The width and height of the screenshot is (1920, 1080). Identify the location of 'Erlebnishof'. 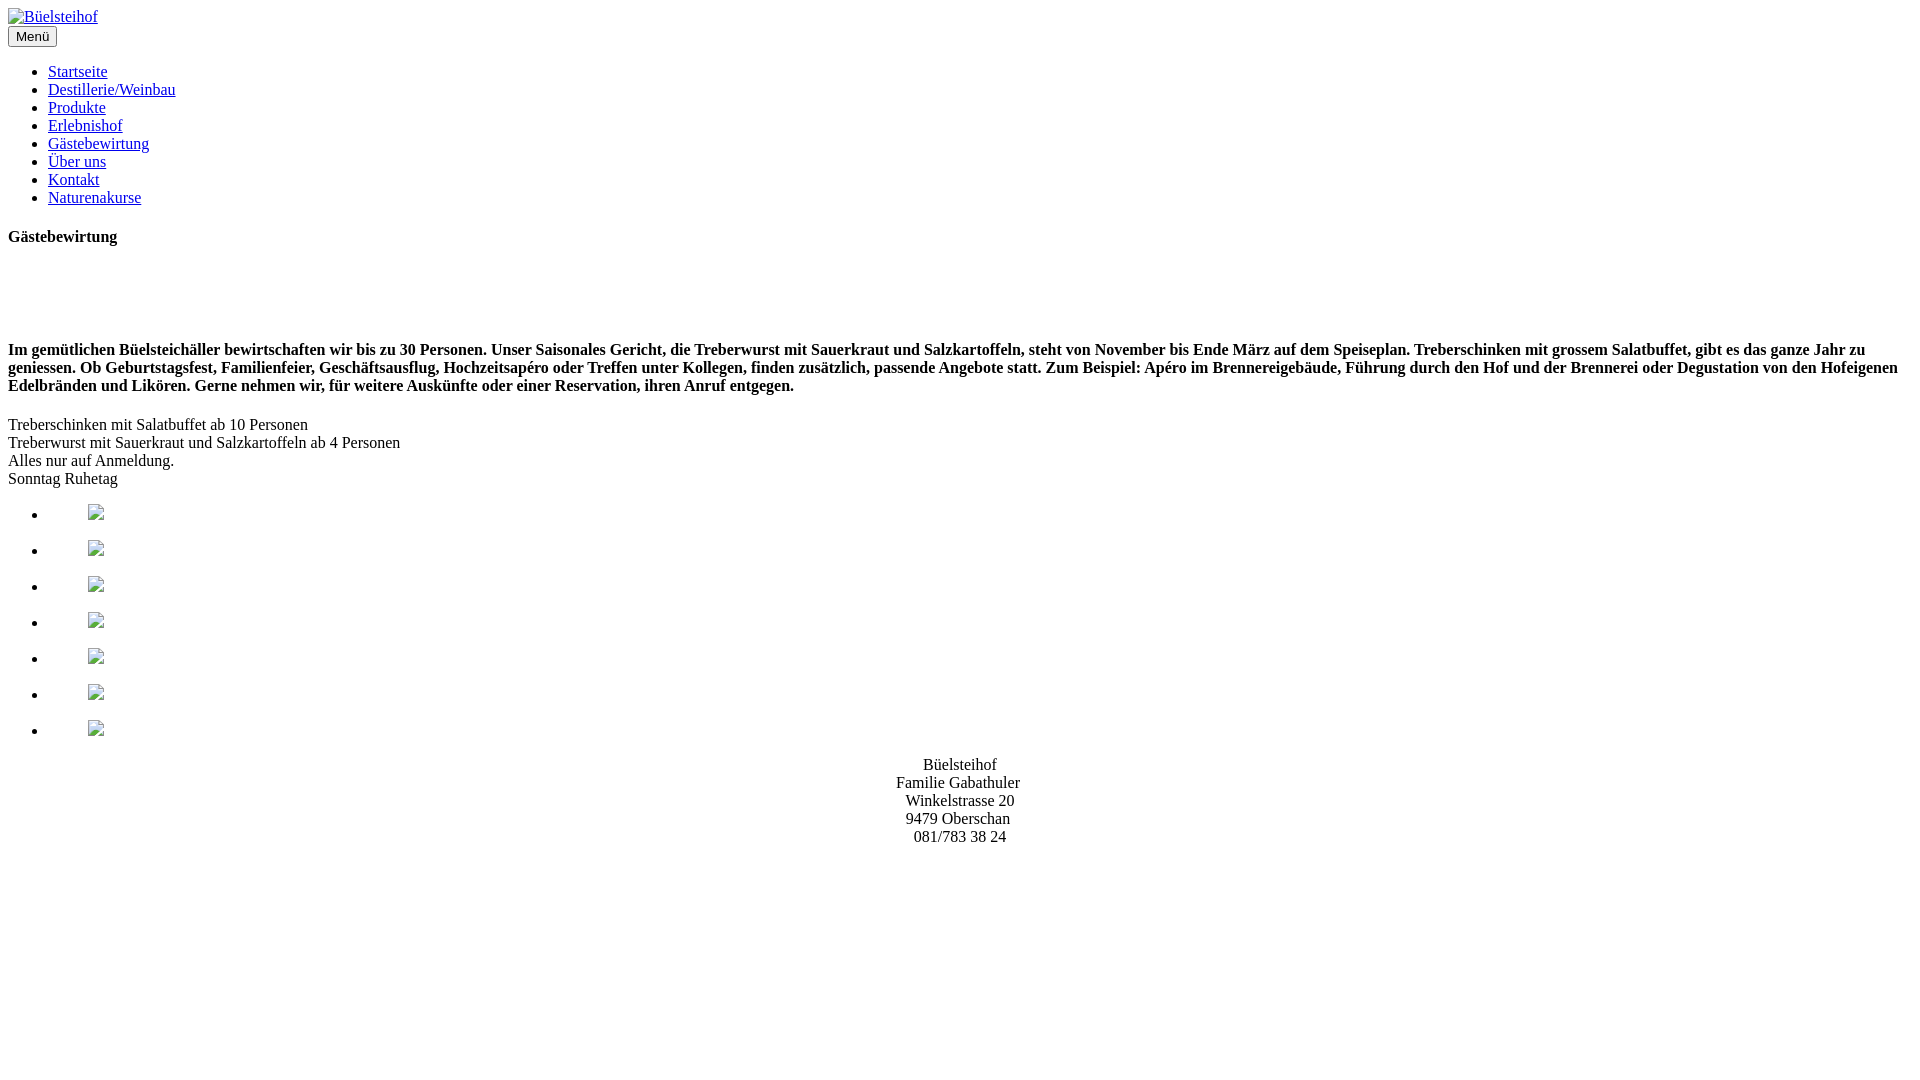
(84, 125).